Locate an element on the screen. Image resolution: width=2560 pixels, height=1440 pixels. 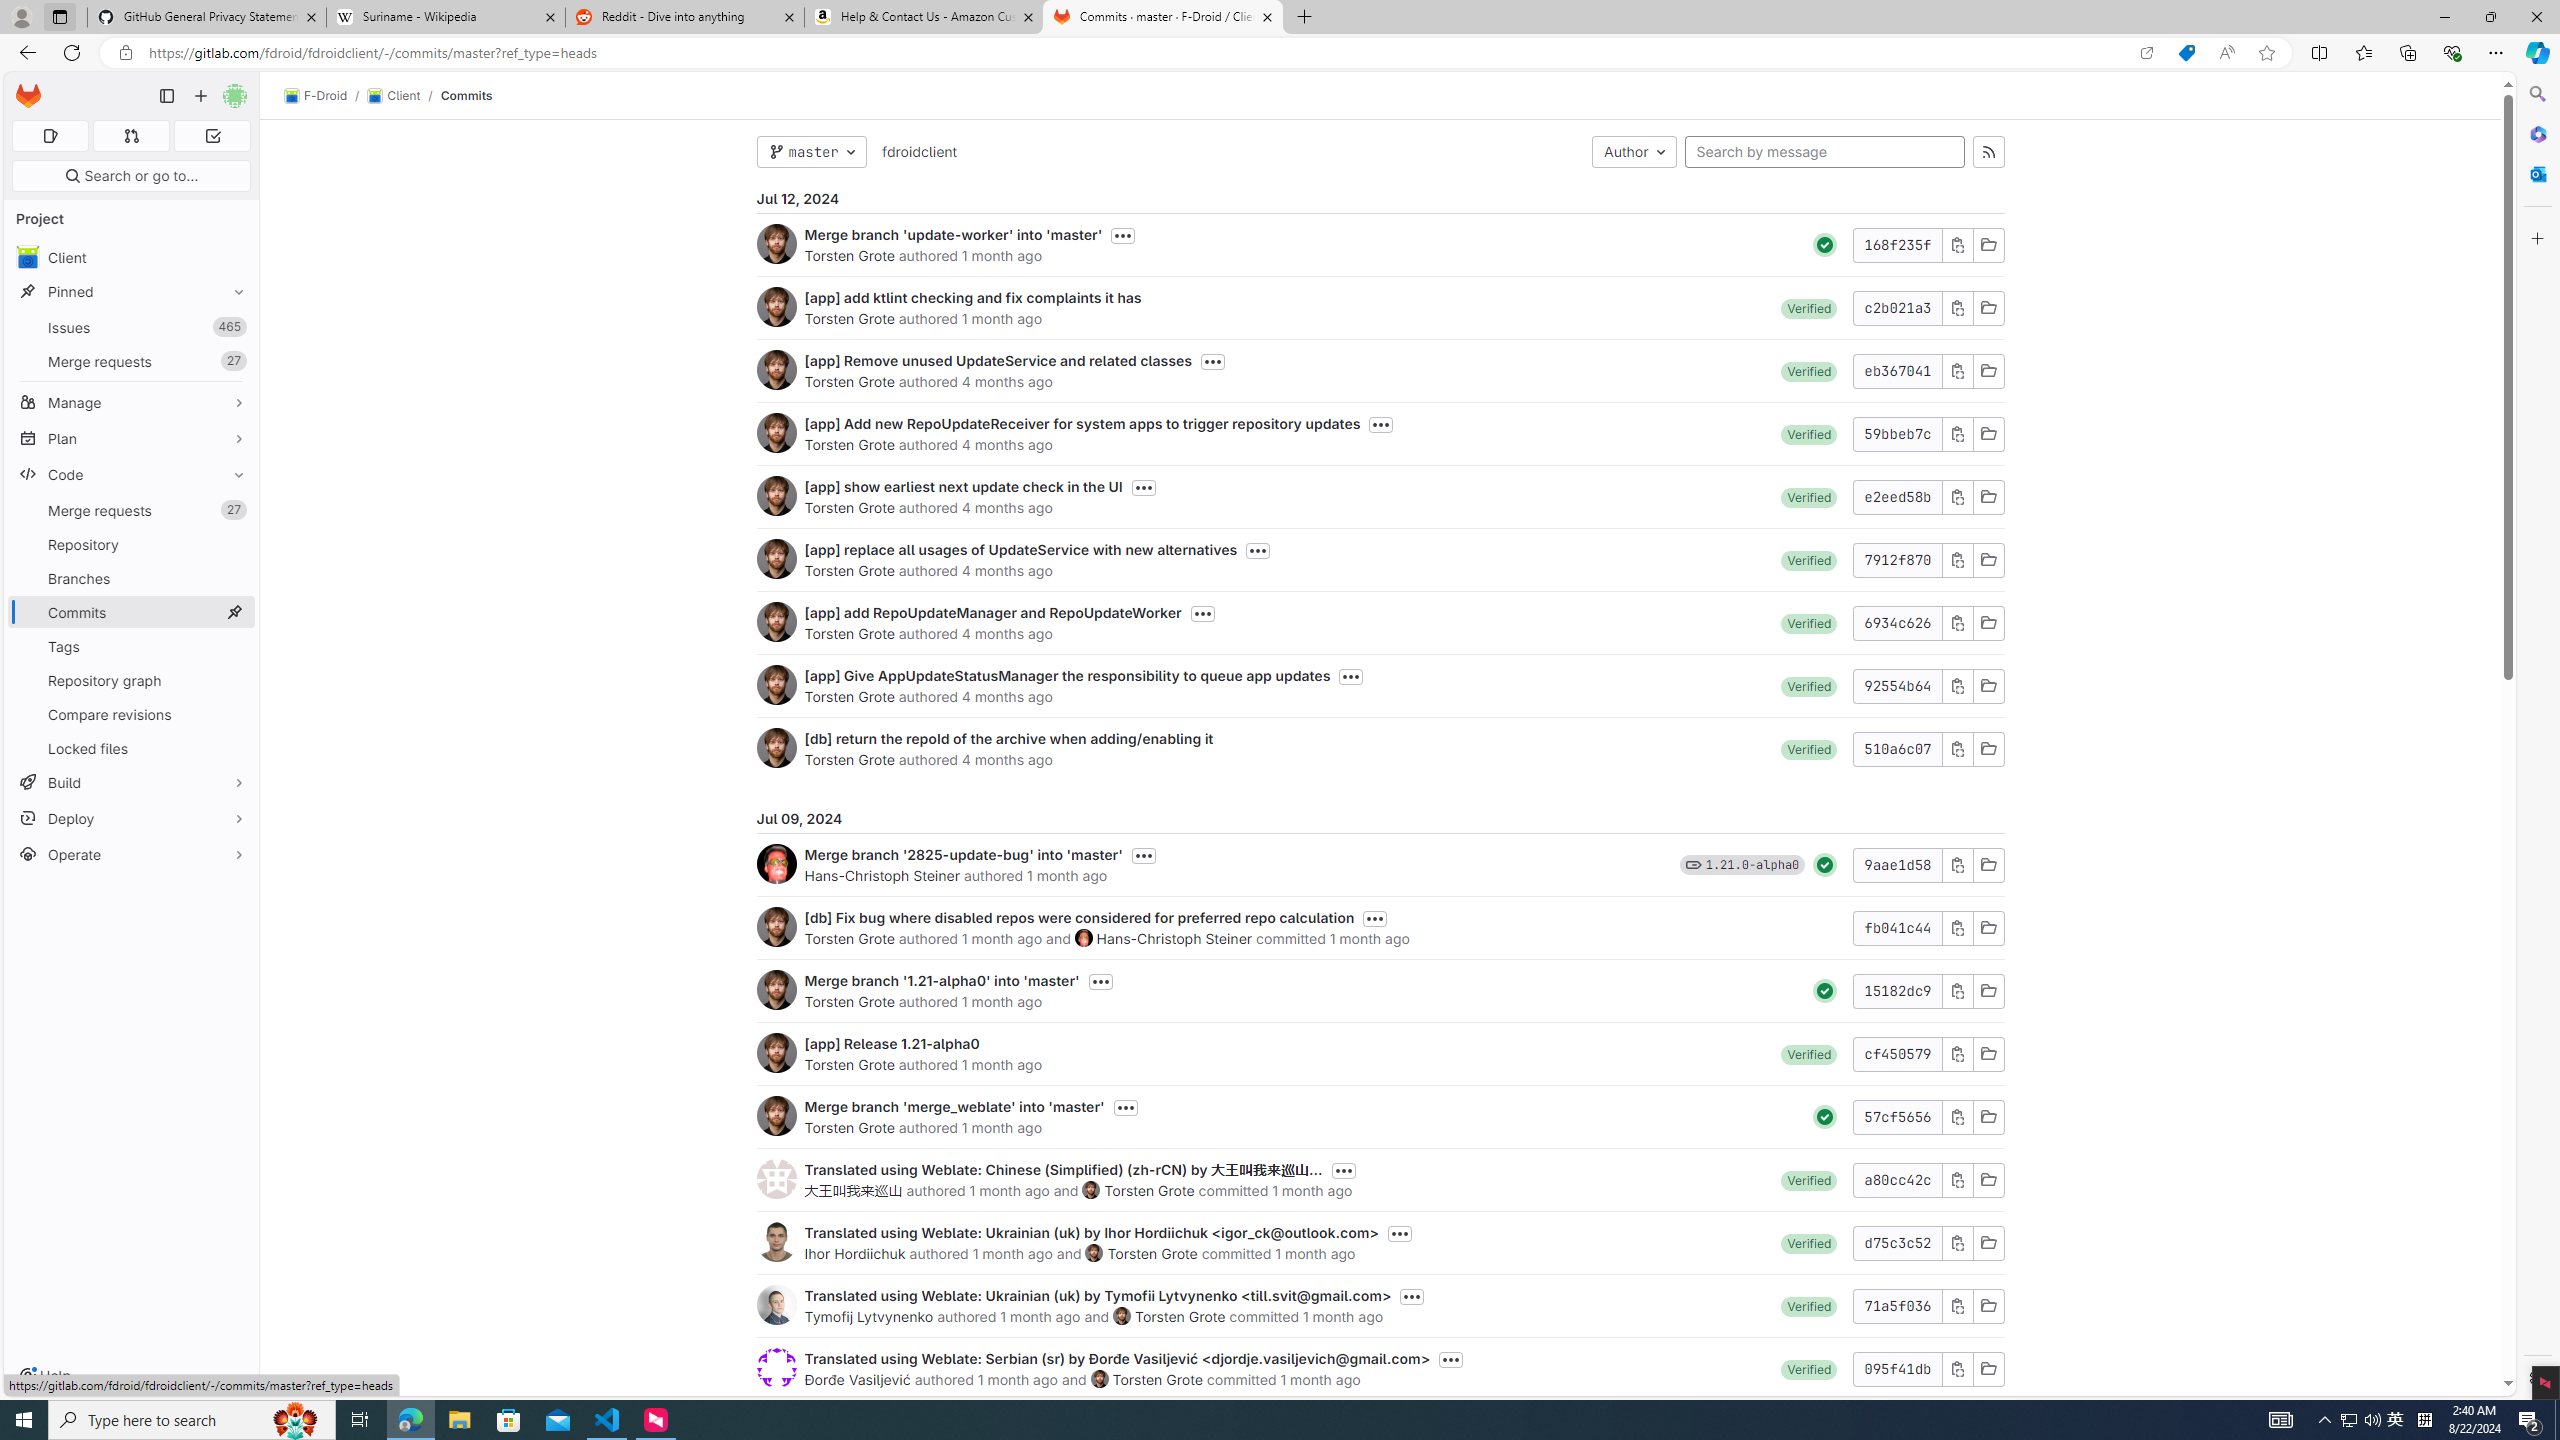
'Browse Files' is located at coordinates (1986, 1367).